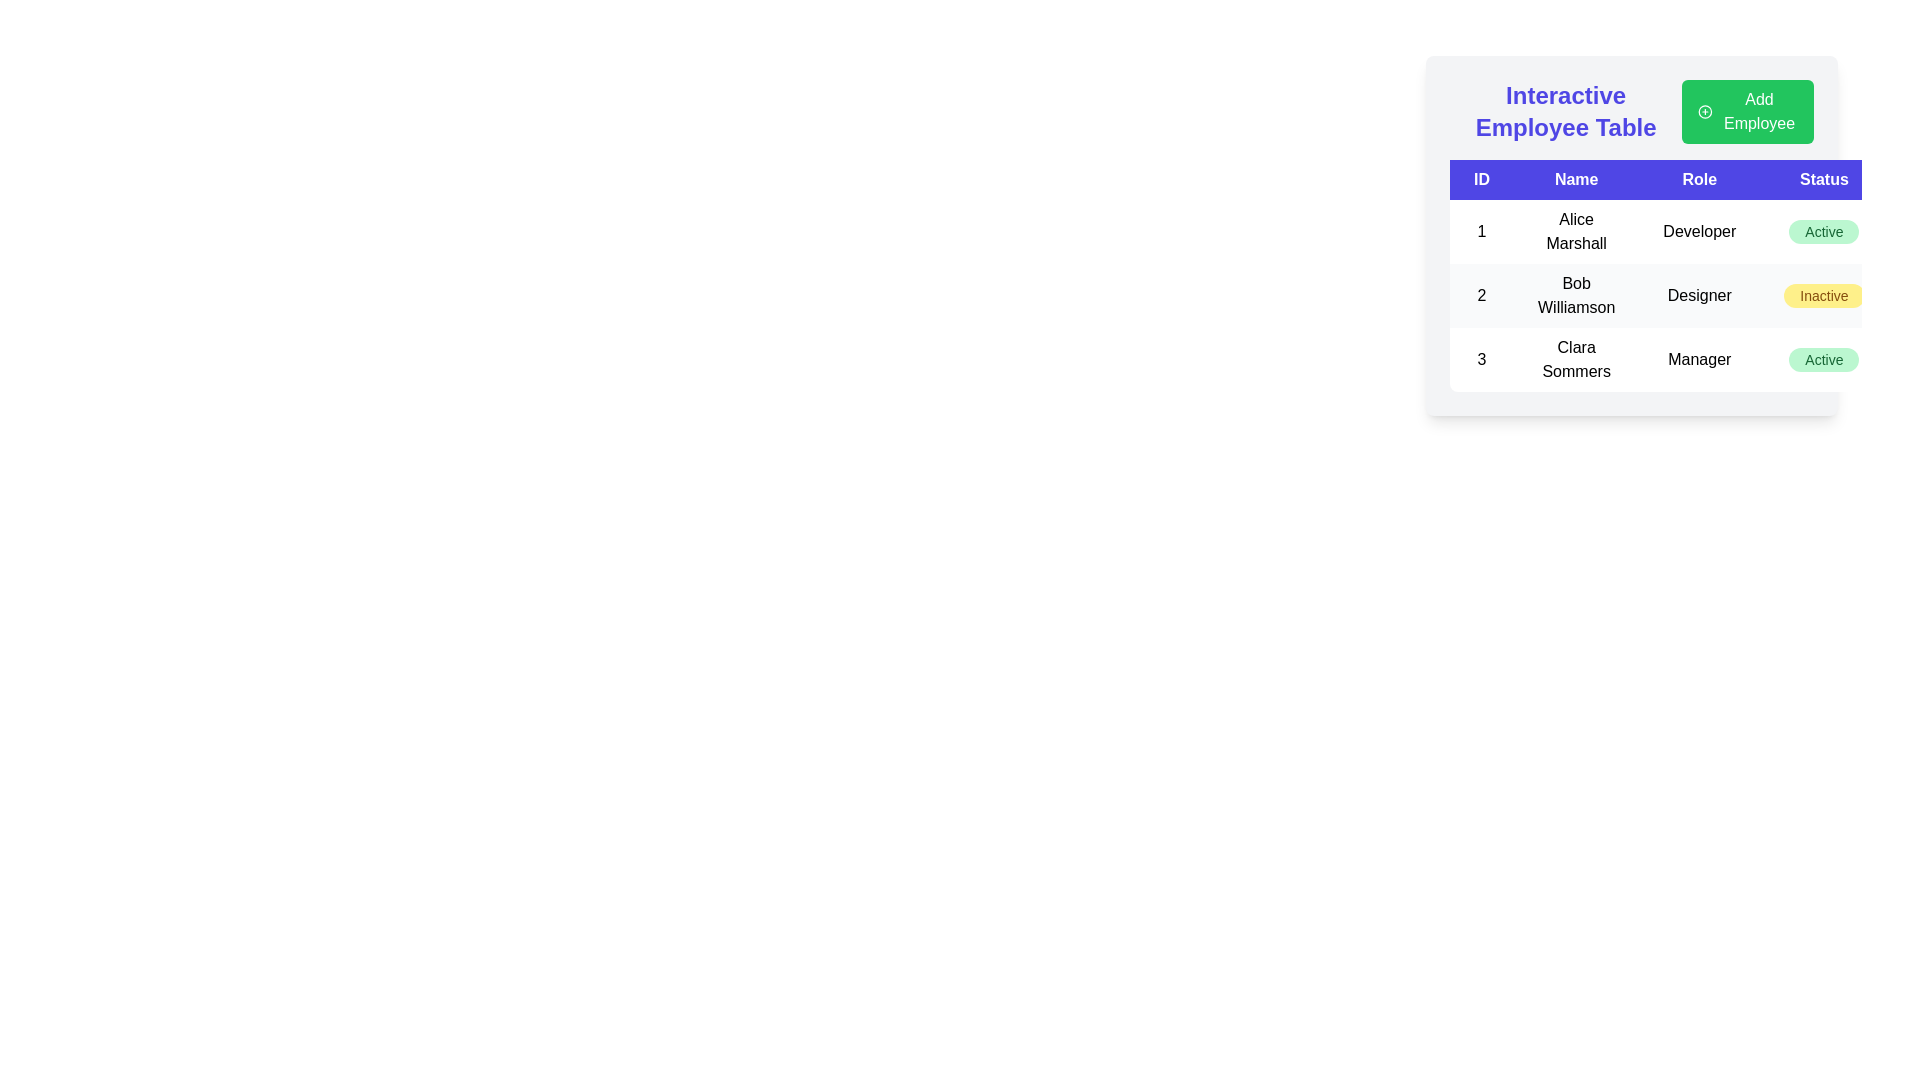 The width and height of the screenshot is (1920, 1080). What do you see at coordinates (1698, 180) in the screenshot?
I see `the 'Role' column header in the table, which is the third header among 'ID', 'Name', 'Role', 'Status', and 'Actions'` at bounding box center [1698, 180].